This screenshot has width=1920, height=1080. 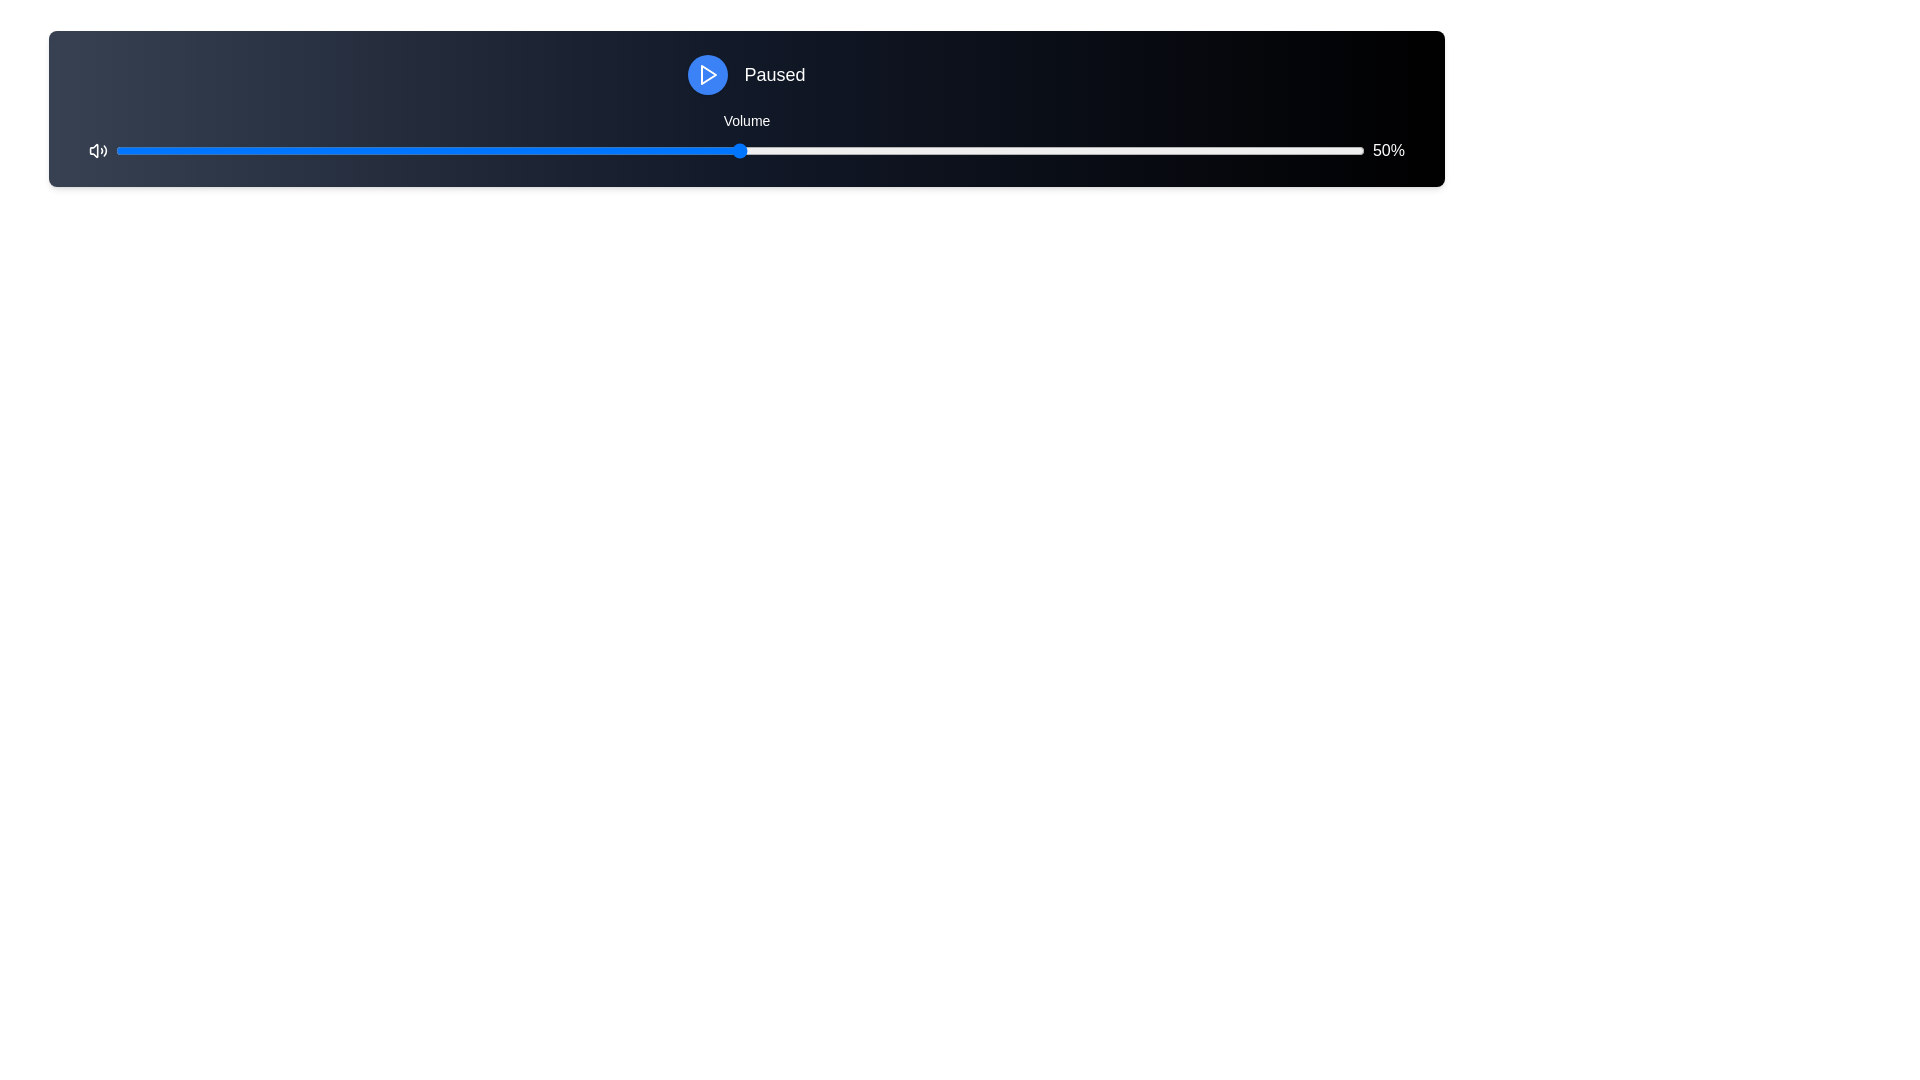 What do you see at coordinates (746, 73) in the screenshot?
I see `text label displaying 'Paused' which is centrally positioned to the right of a circular play button` at bounding box center [746, 73].